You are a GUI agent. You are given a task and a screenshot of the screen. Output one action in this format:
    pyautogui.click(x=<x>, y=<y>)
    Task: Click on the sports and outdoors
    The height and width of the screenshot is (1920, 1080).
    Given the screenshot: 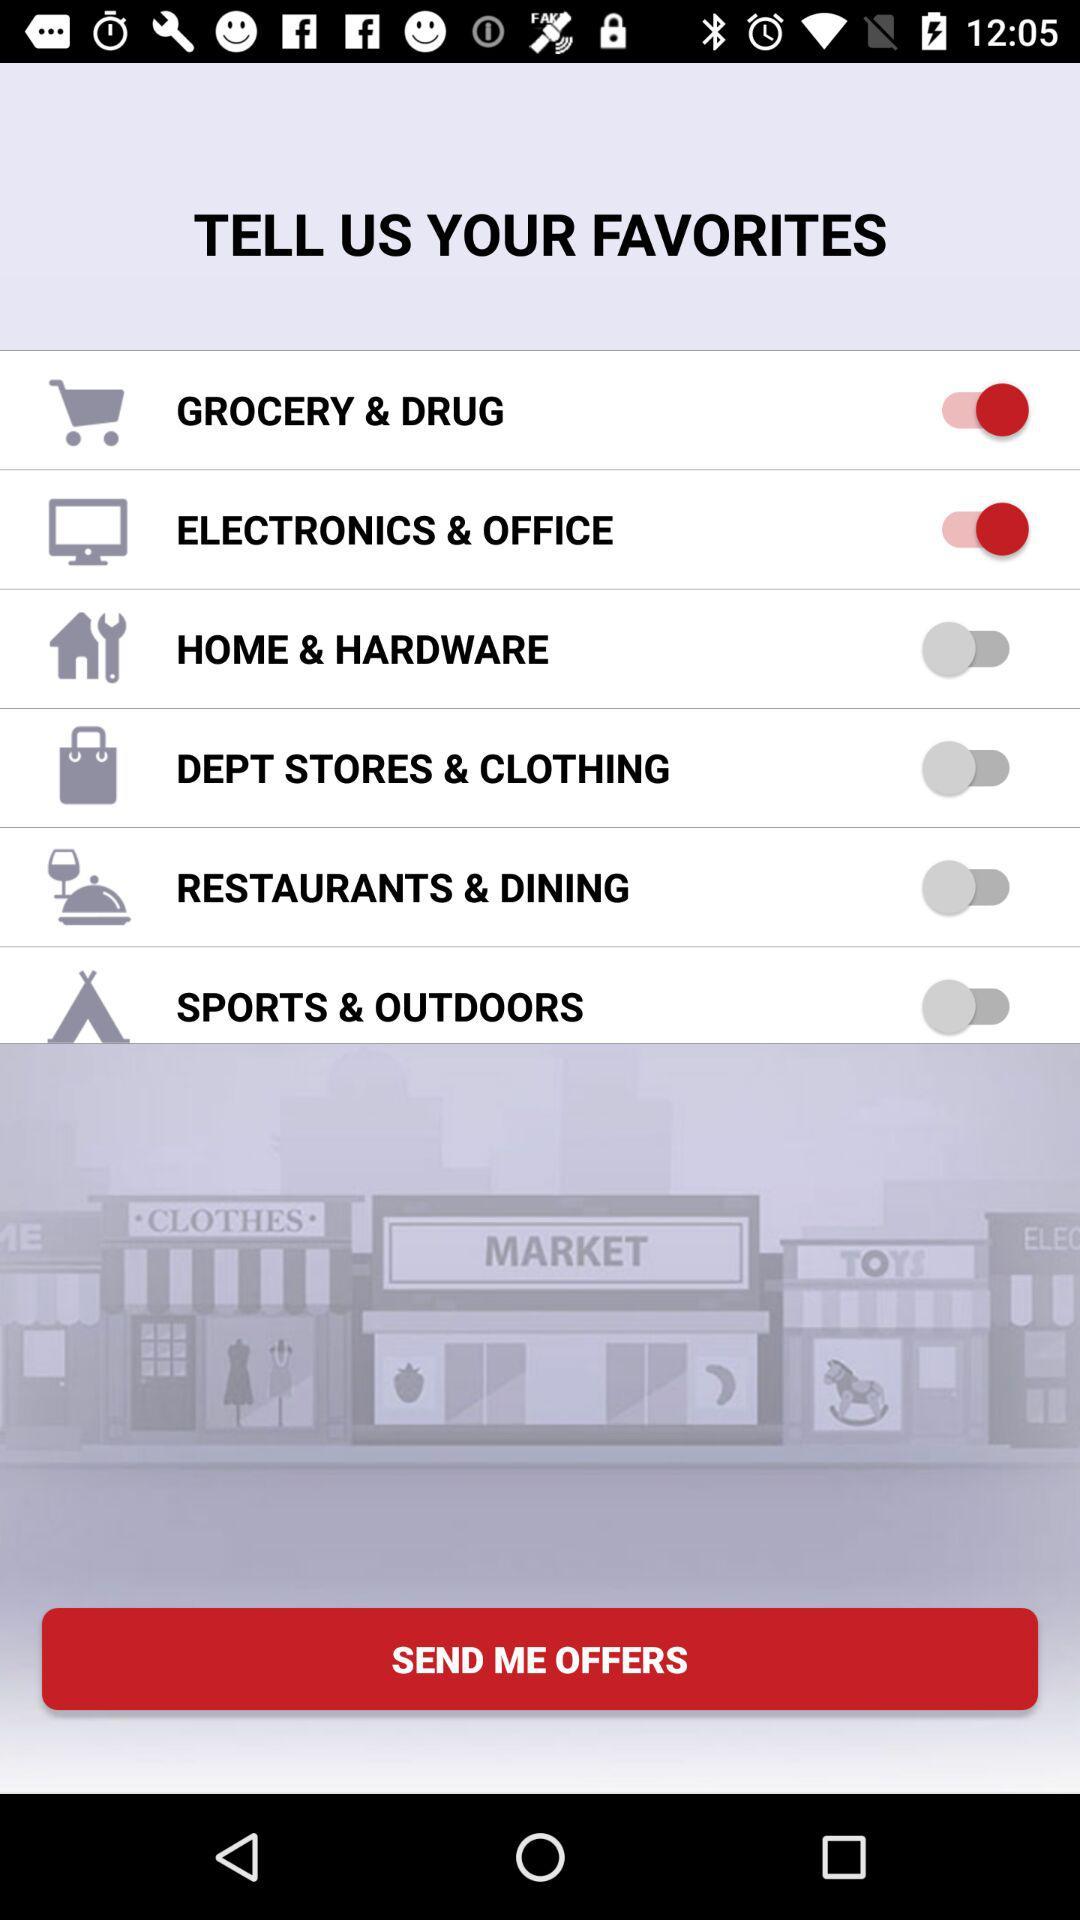 What is the action you would take?
    pyautogui.click(x=974, y=1006)
    